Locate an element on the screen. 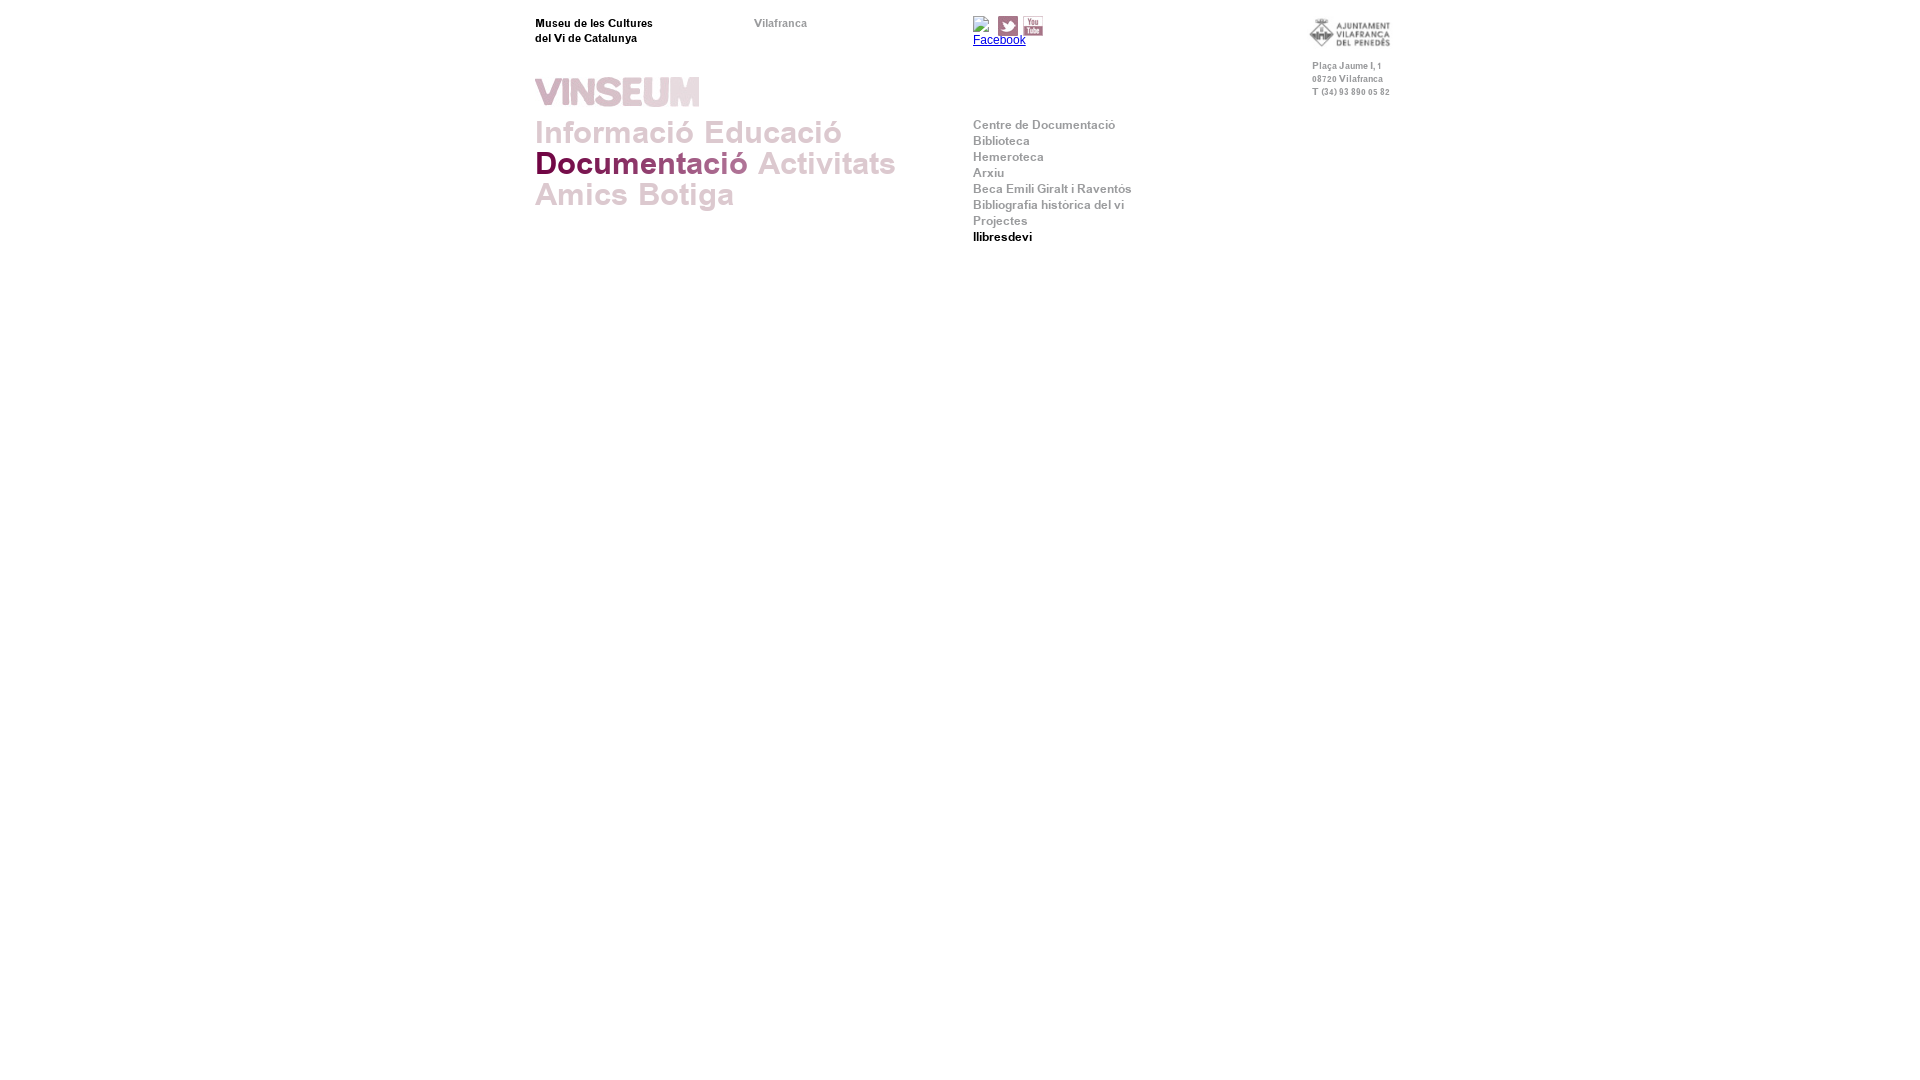 The image size is (1920, 1080). 'Projectes' is located at coordinates (973, 220).